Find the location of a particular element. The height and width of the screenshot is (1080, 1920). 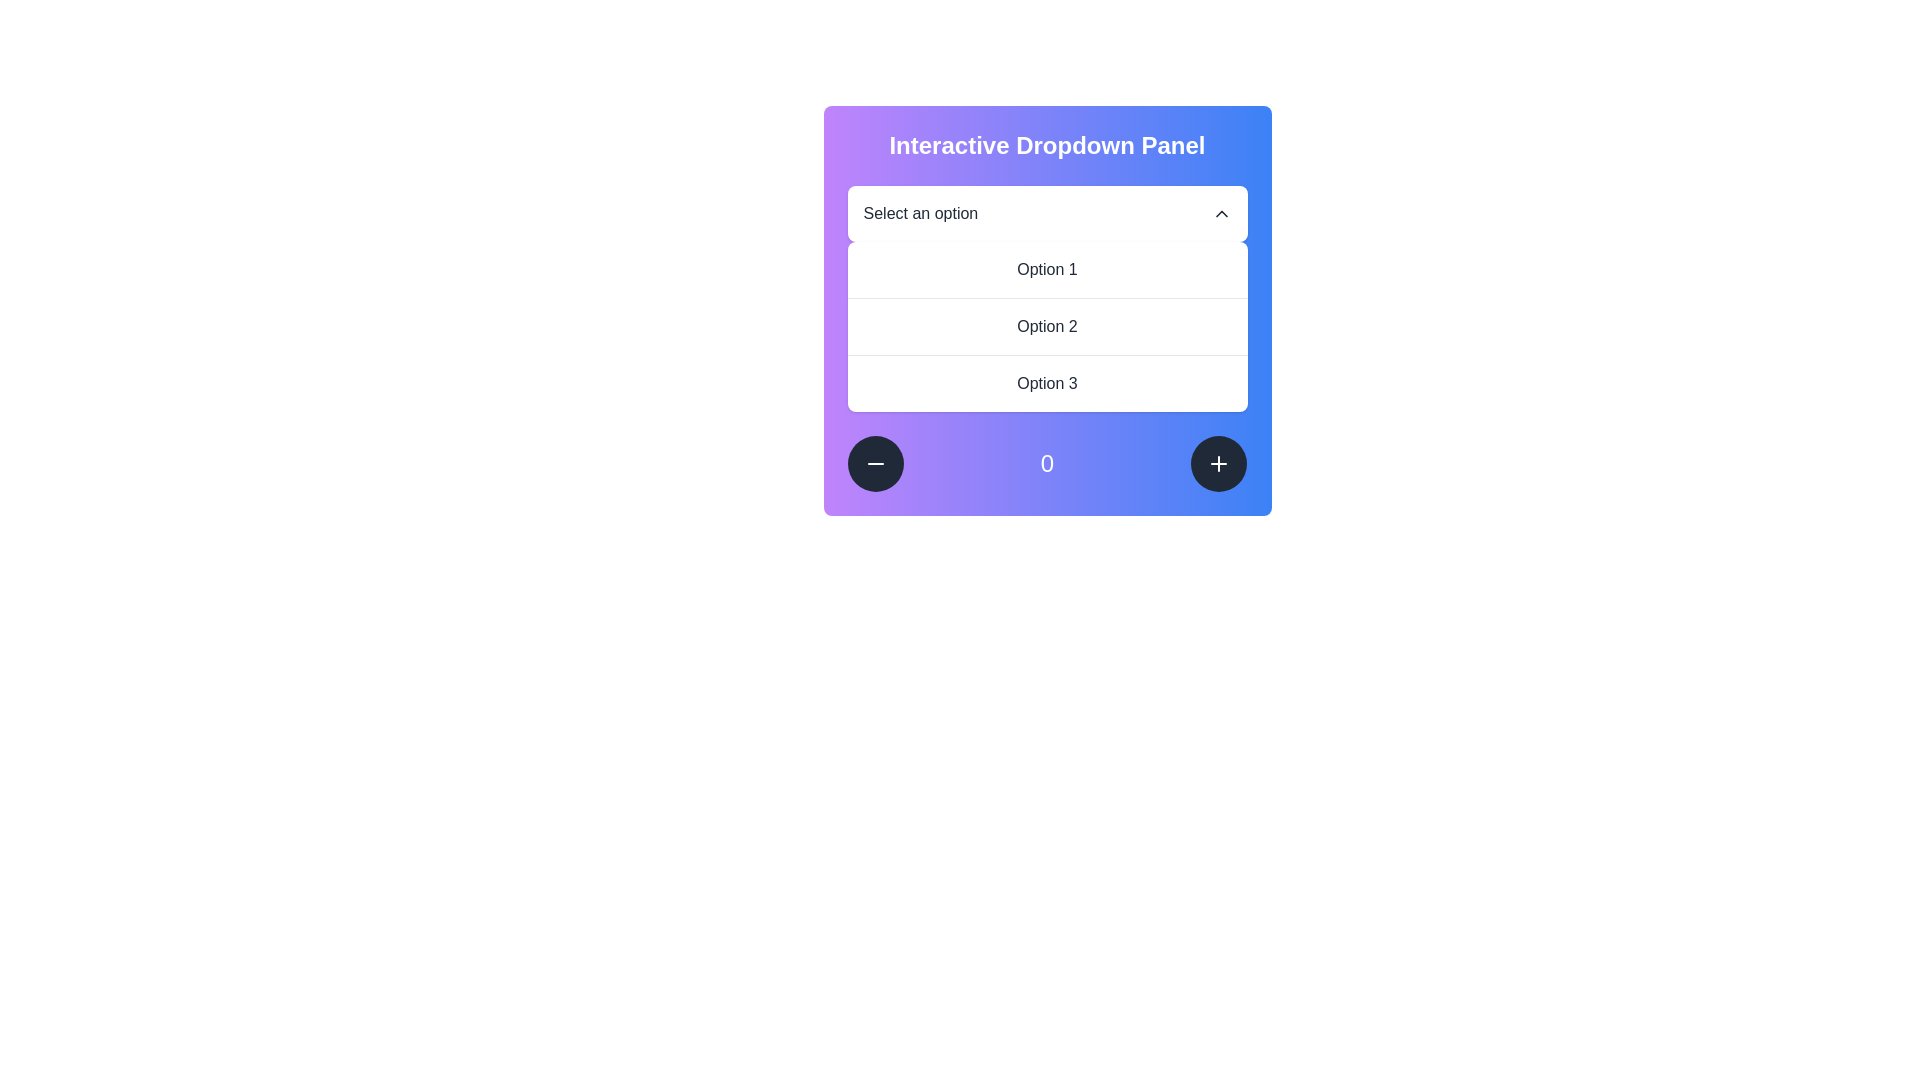

the text label located in the top-left area of the dropdown menu to open the dropdown options is located at coordinates (919, 213).